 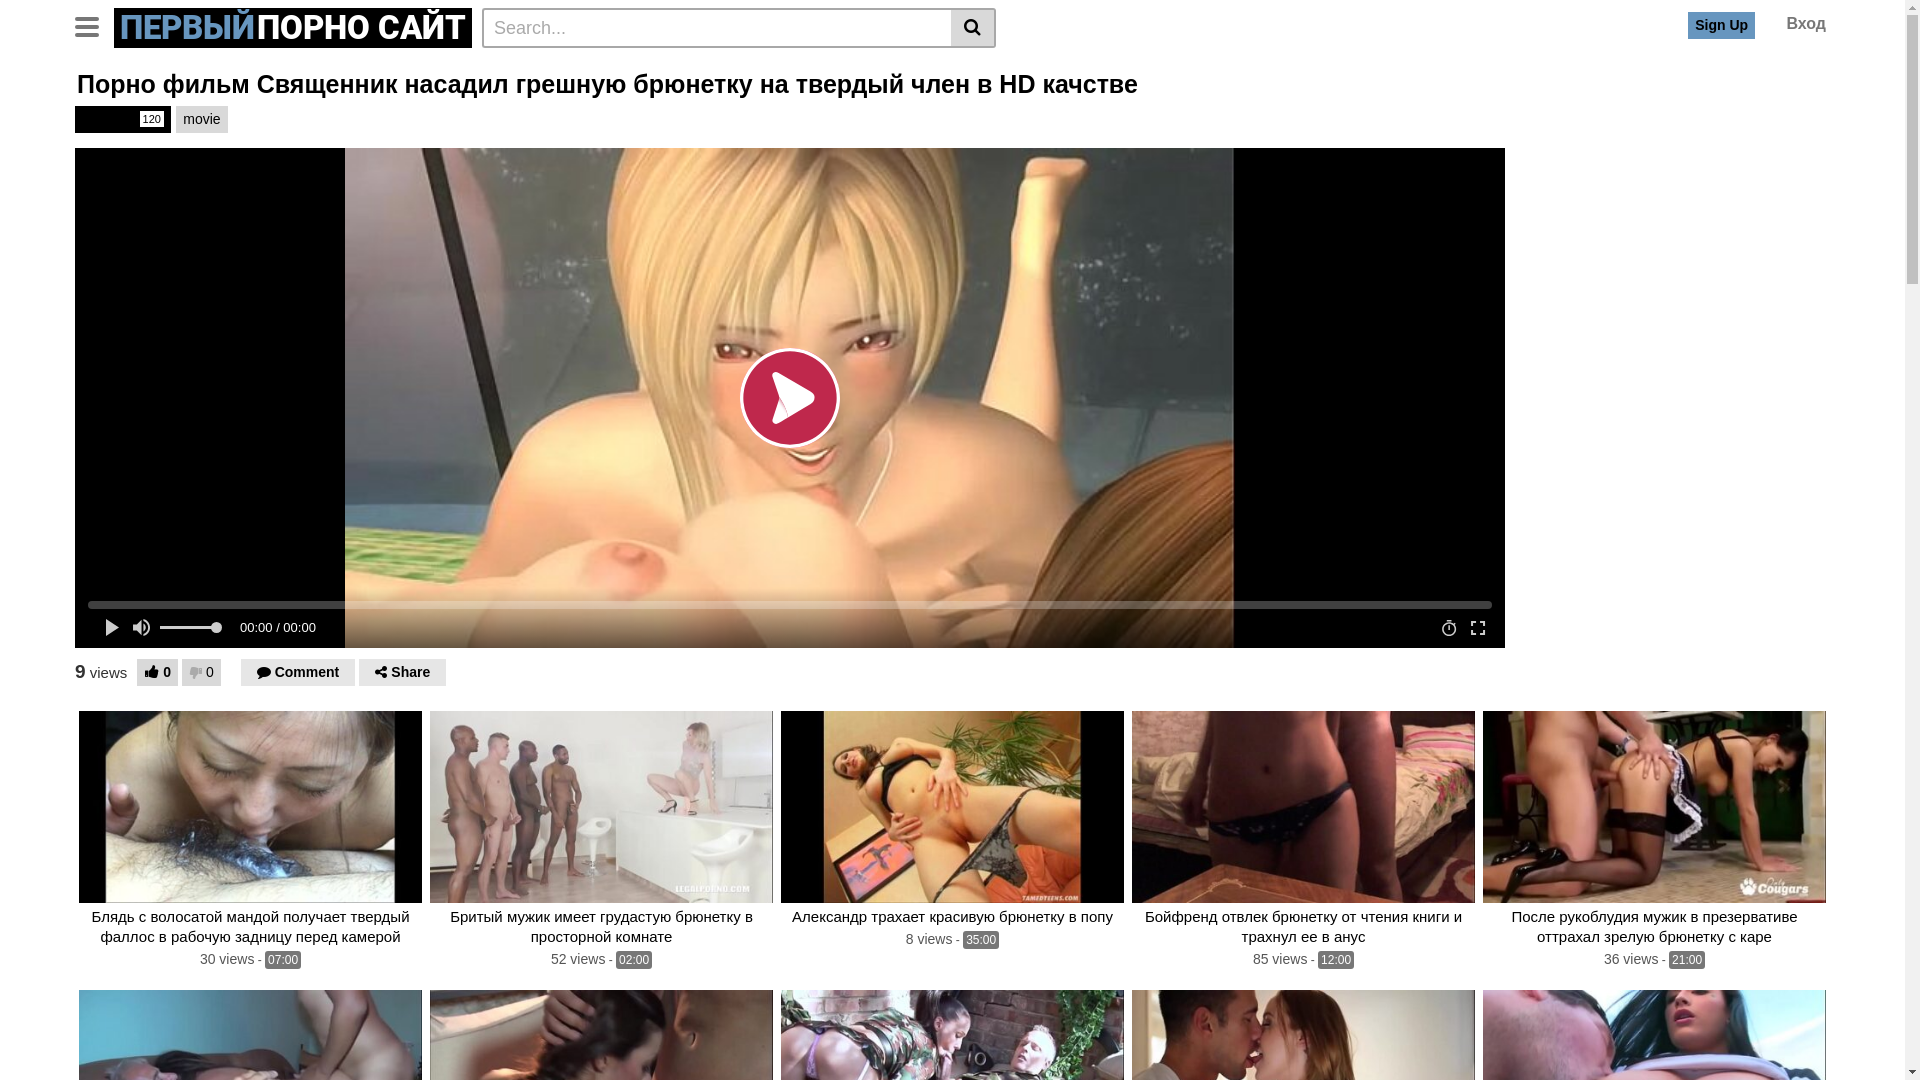 What do you see at coordinates (1720, 25) in the screenshot?
I see `'Sign Up'` at bounding box center [1720, 25].